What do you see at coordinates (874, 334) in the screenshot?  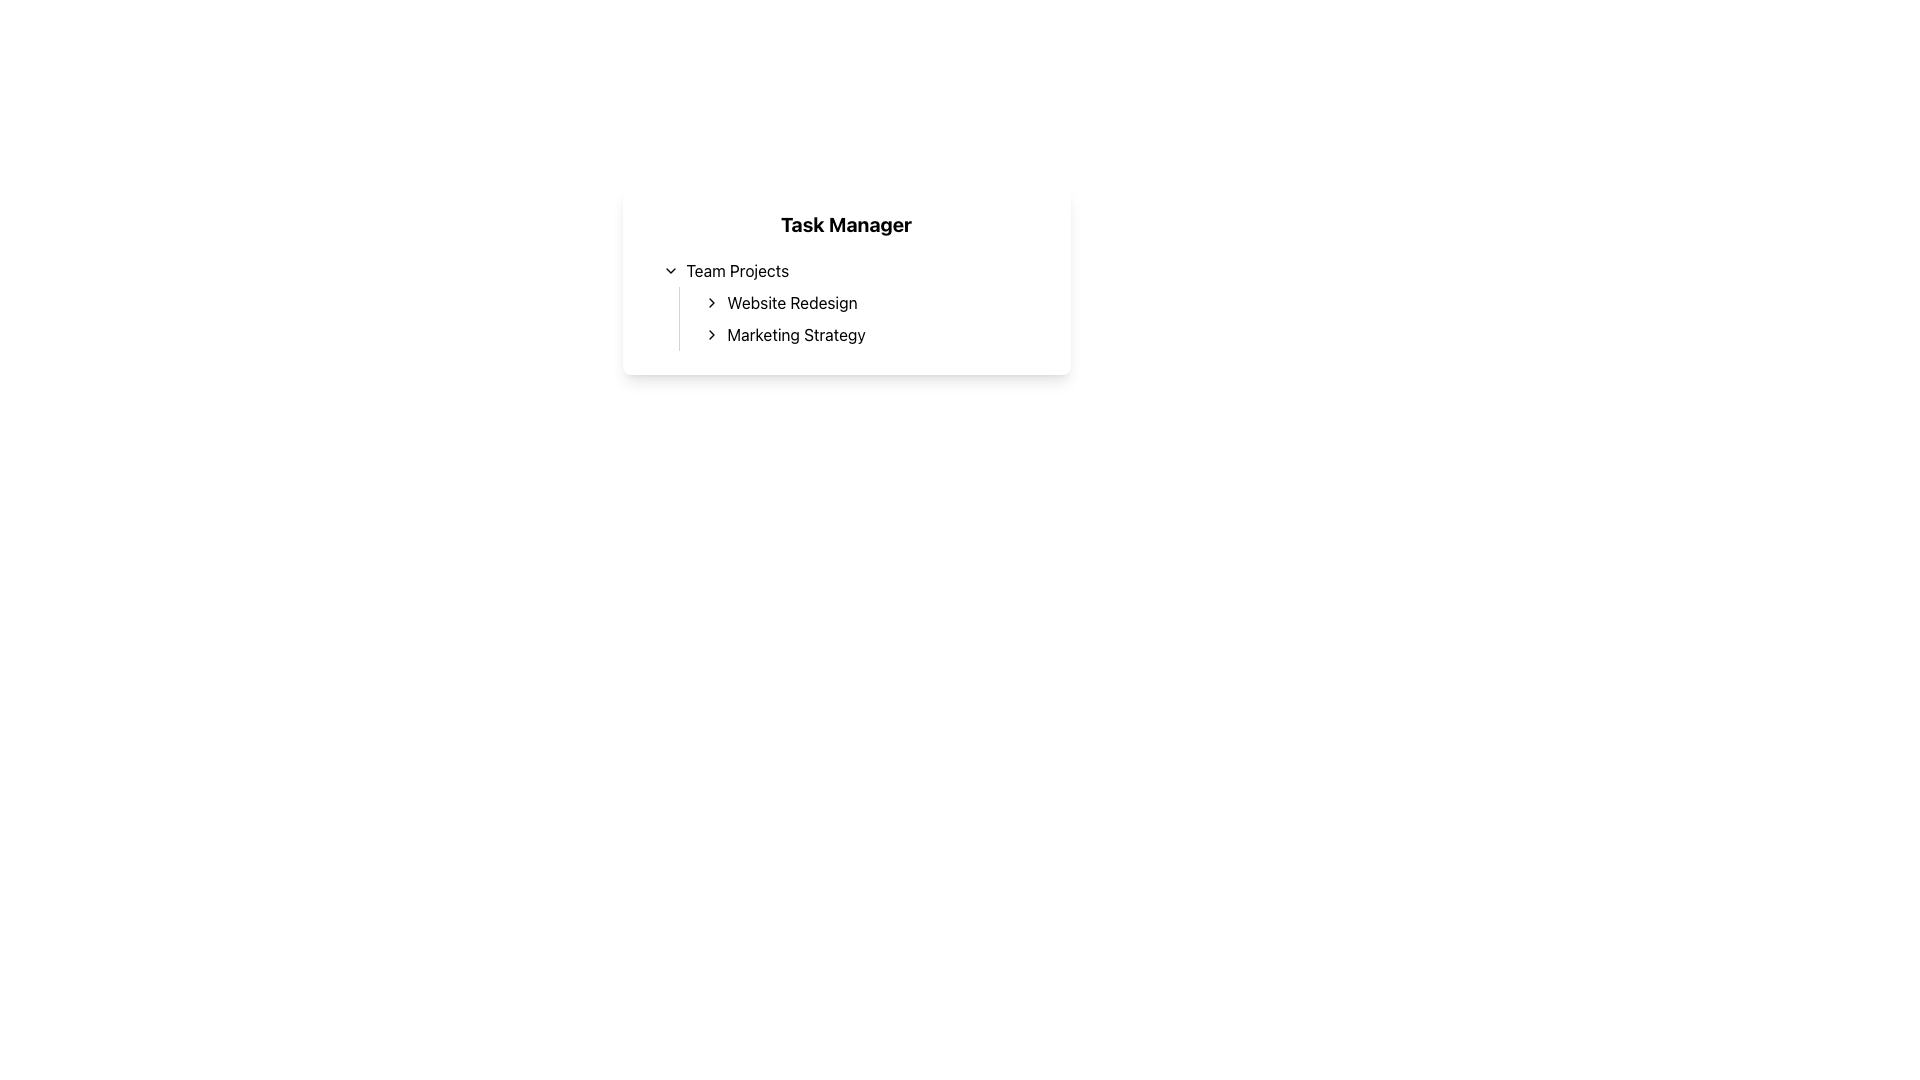 I see `the 'Marketing Strategy' list item in the 'Team Projects' section` at bounding box center [874, 334].